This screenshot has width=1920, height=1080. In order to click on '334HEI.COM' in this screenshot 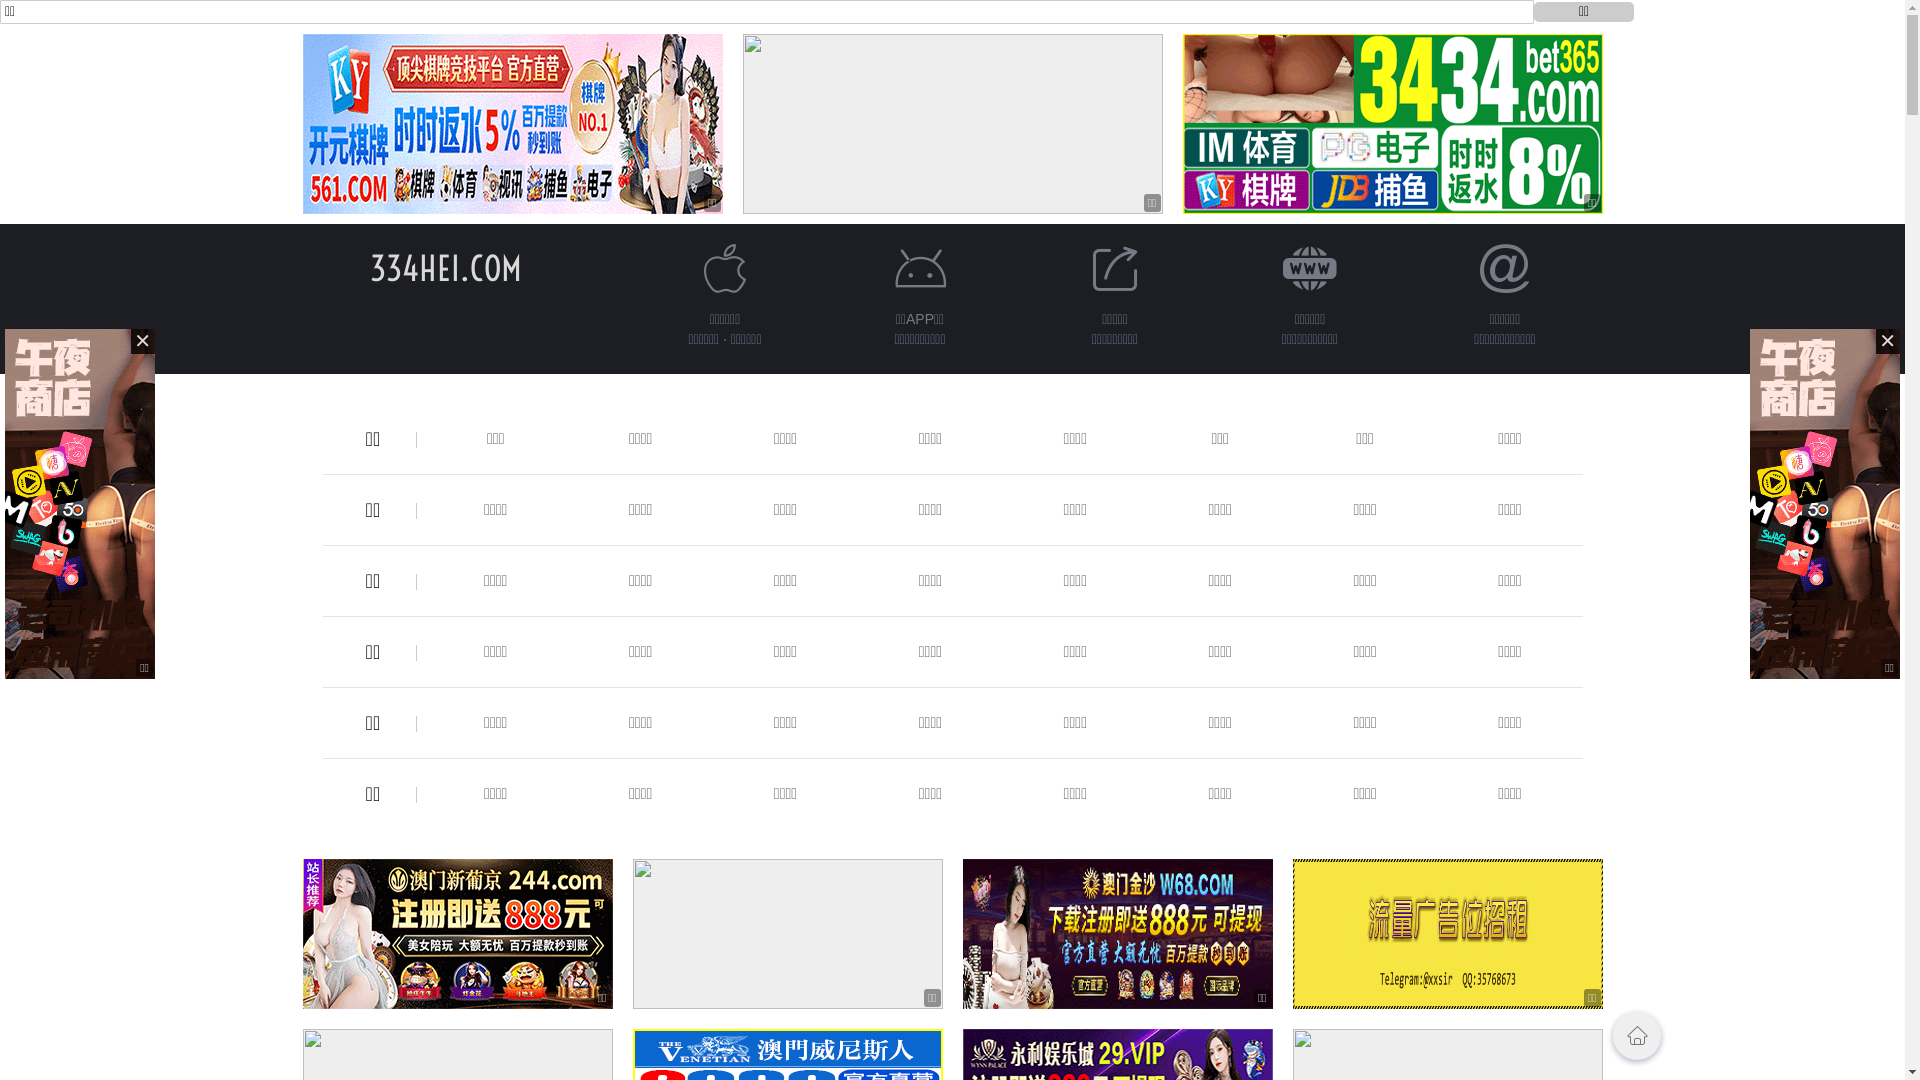, I will do `click(445, 267)`.